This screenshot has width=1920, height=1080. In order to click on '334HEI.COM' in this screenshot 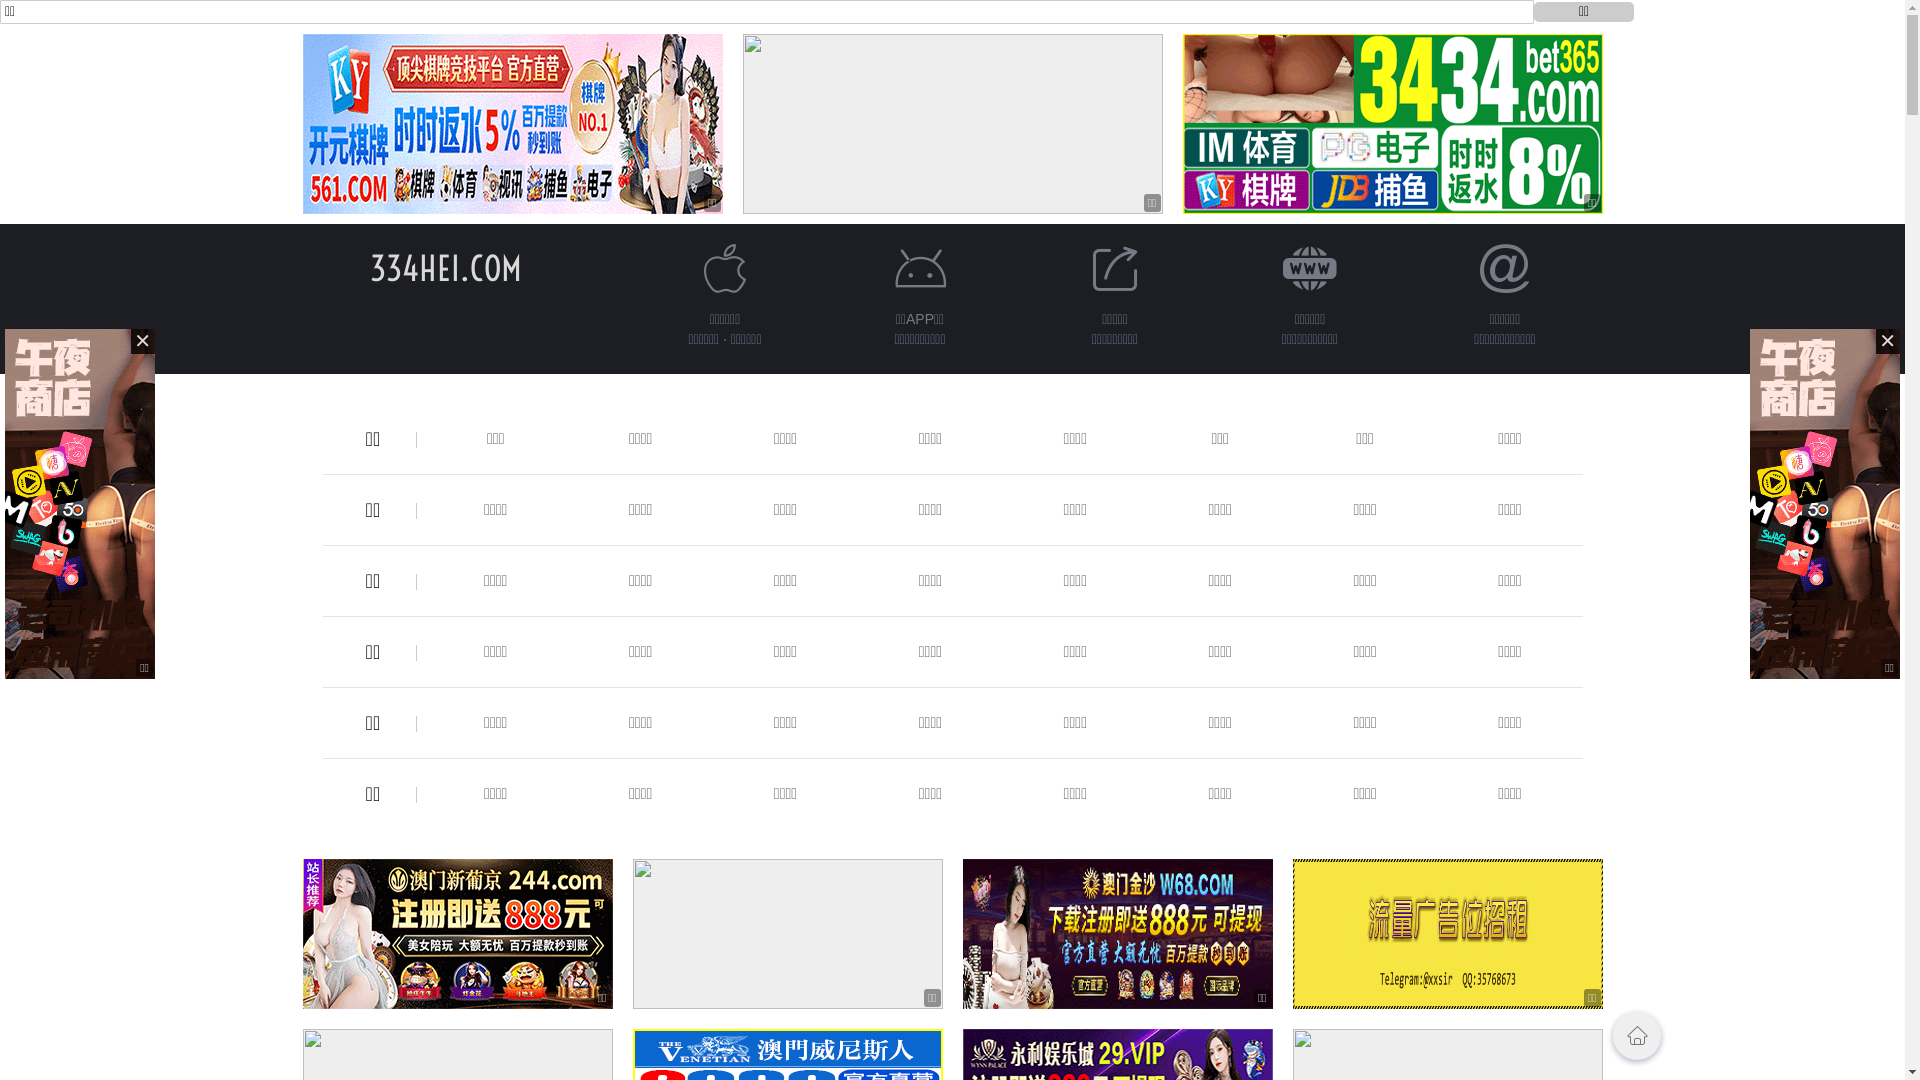, I will do `click(445, 267)`.